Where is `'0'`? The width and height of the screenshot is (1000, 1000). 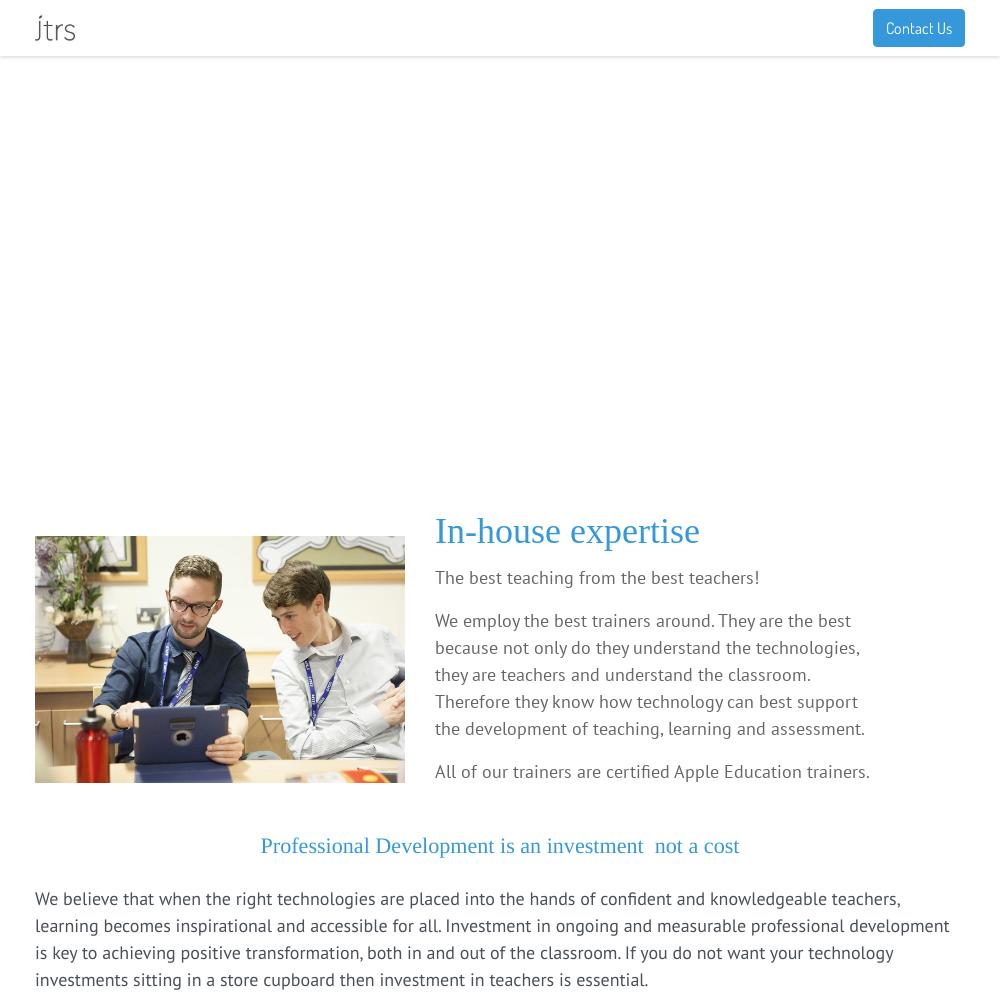
'0' is located at coordinates (930, 23).